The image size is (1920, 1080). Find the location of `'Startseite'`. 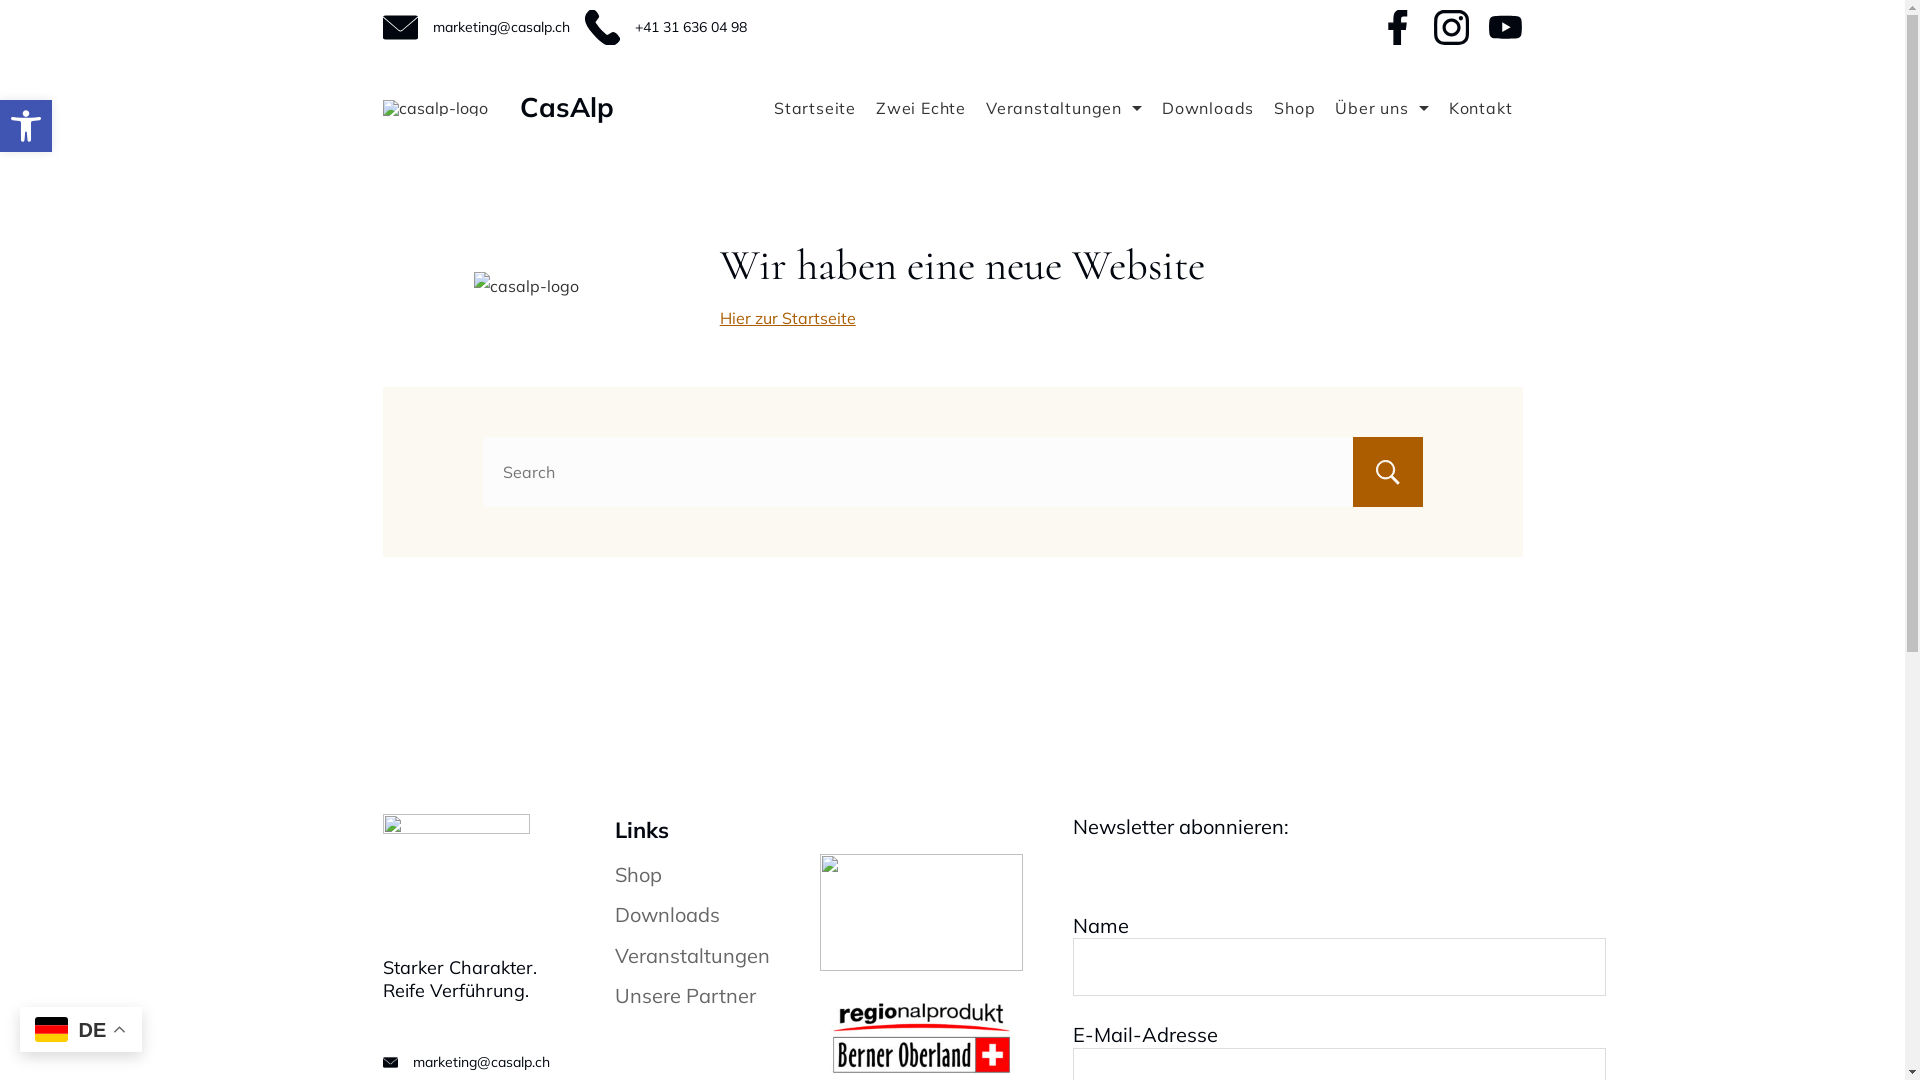

'Startseite' is located at coordinates (815, 108).